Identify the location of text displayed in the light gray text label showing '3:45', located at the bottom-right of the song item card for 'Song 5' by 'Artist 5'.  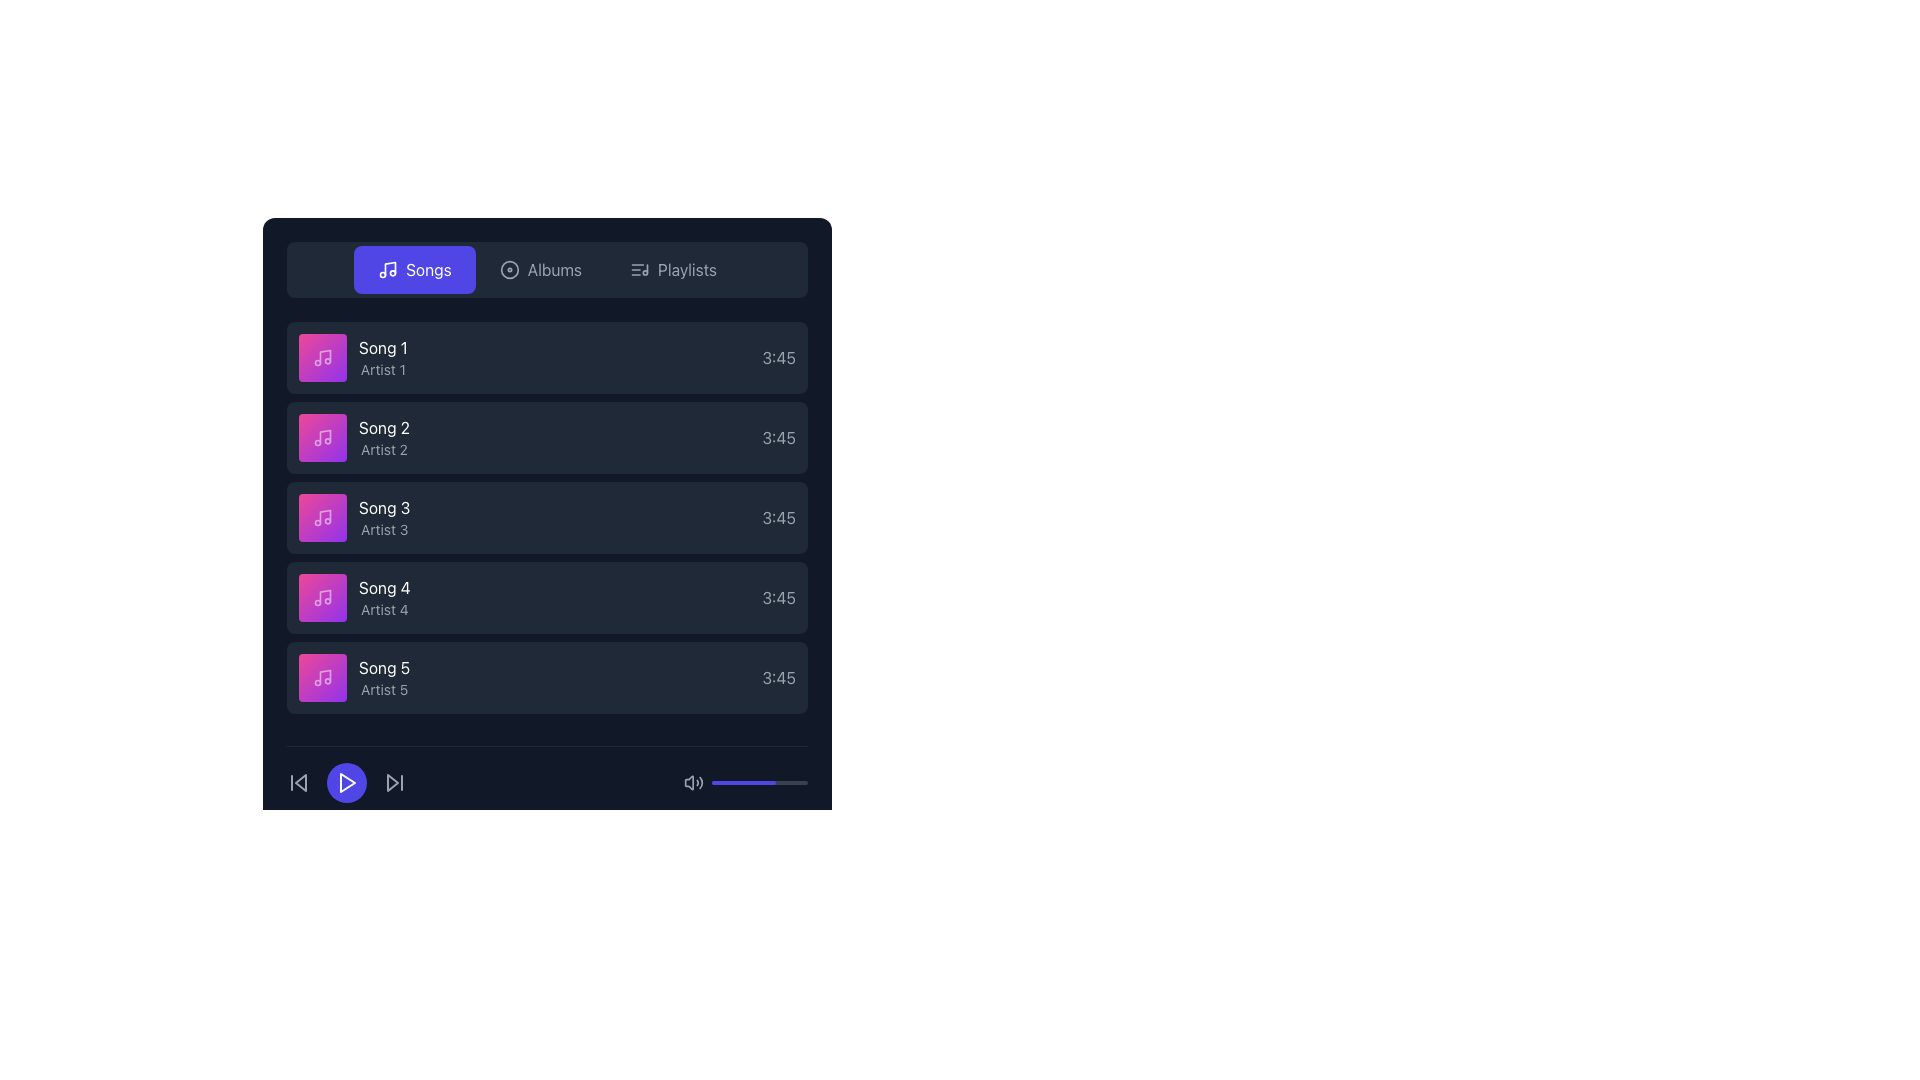
(778, 677).